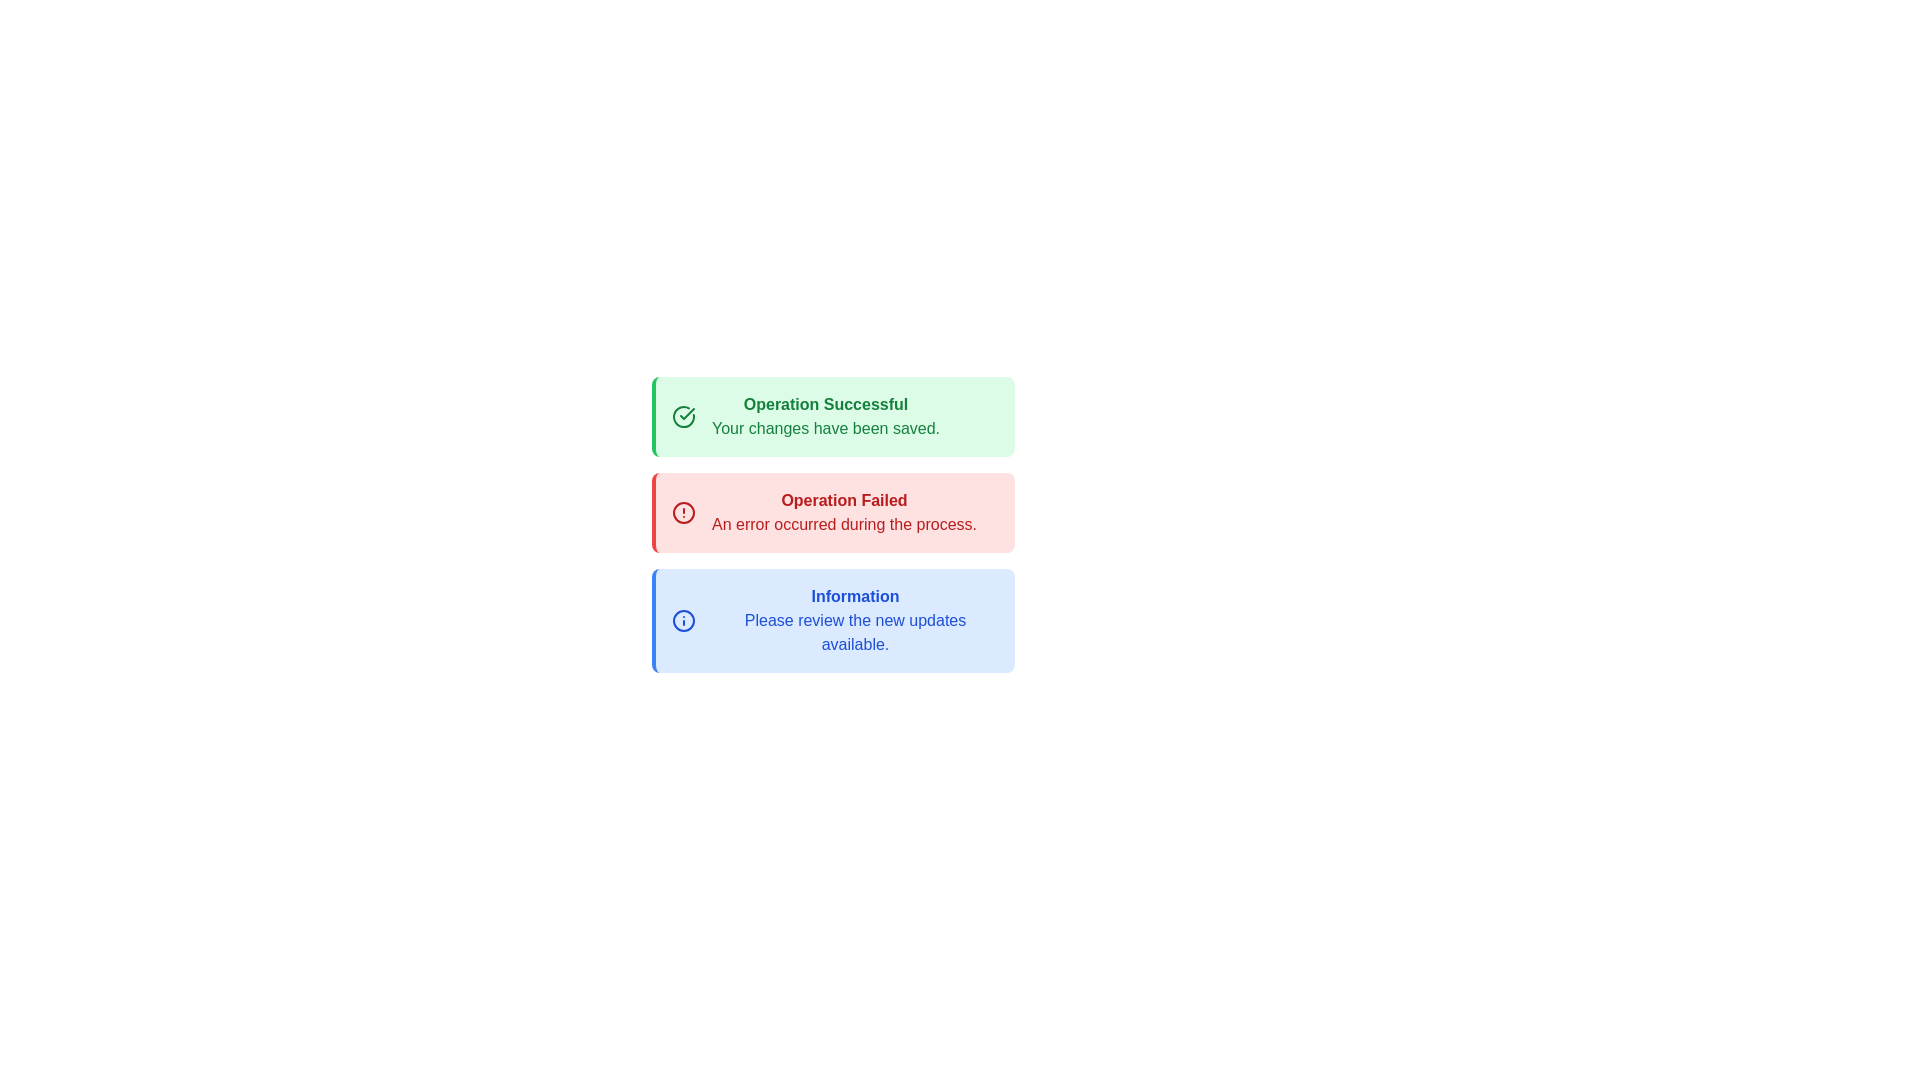  Describe the element at coordinates (855, 620) in the screenshot. I see `information from the informational message Text block located at the bottom of the vertical stack of panels, below the 'Operation Failed' red panel` at that location.